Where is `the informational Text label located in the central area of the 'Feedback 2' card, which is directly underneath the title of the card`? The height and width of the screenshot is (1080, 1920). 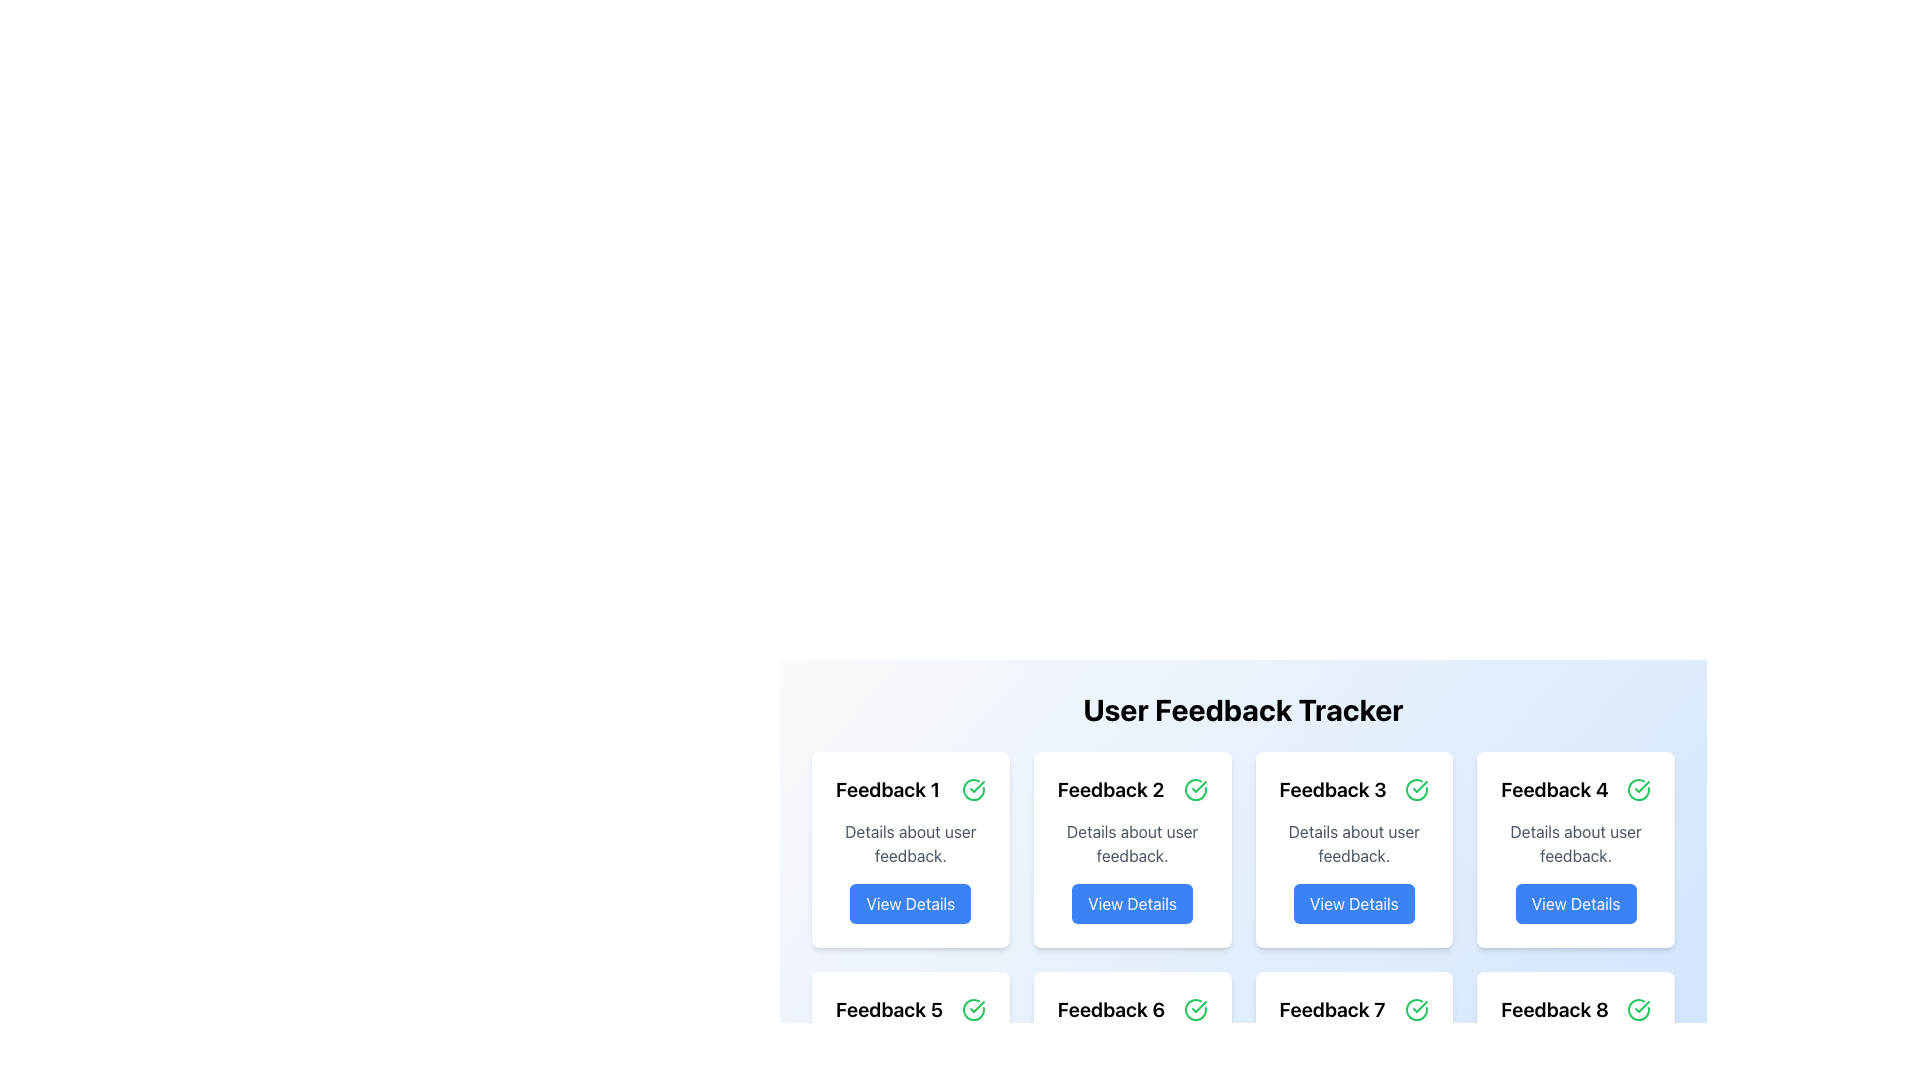
the informational Text label located in the central area of the 'Feedback 2' card, which is directly underneath the title of the card is located at coordinates (1132, 844).